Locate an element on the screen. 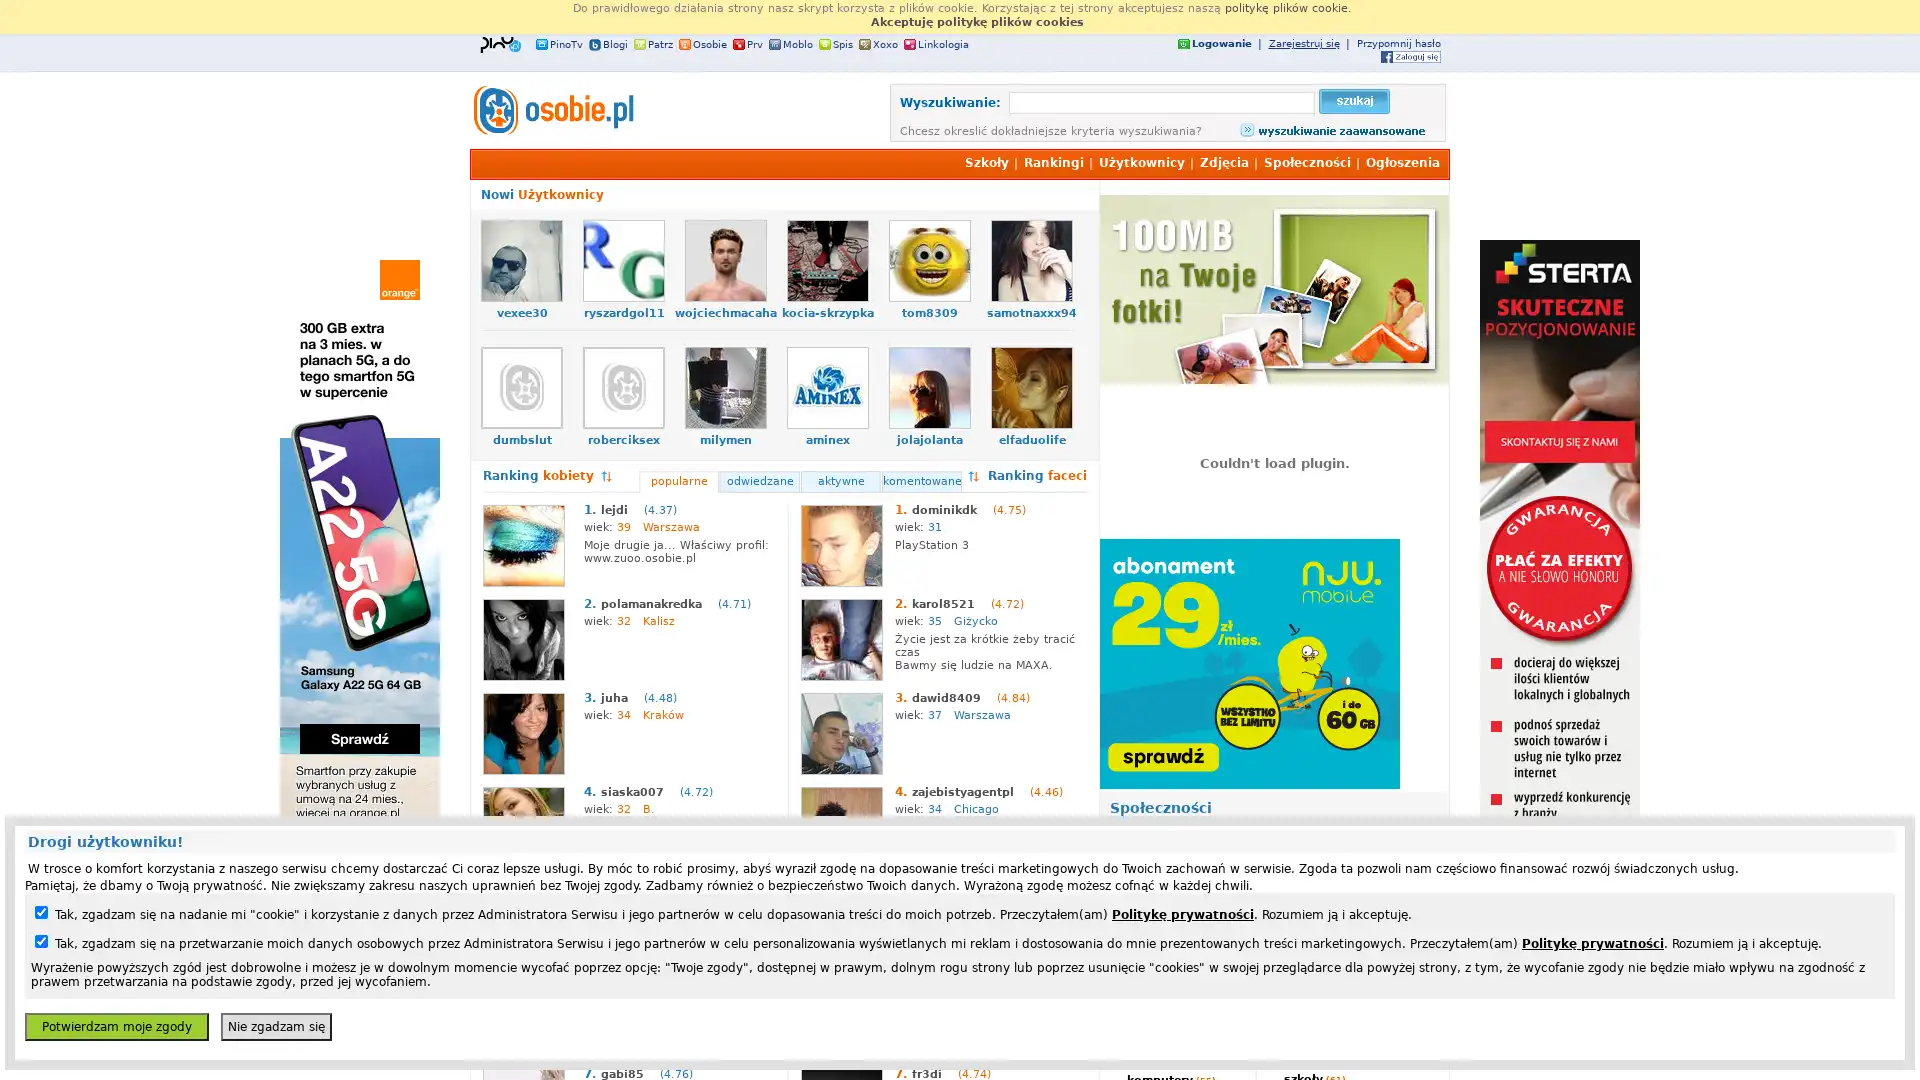  Potwierdzam moje zgody is located at coordinates (115, 1026).